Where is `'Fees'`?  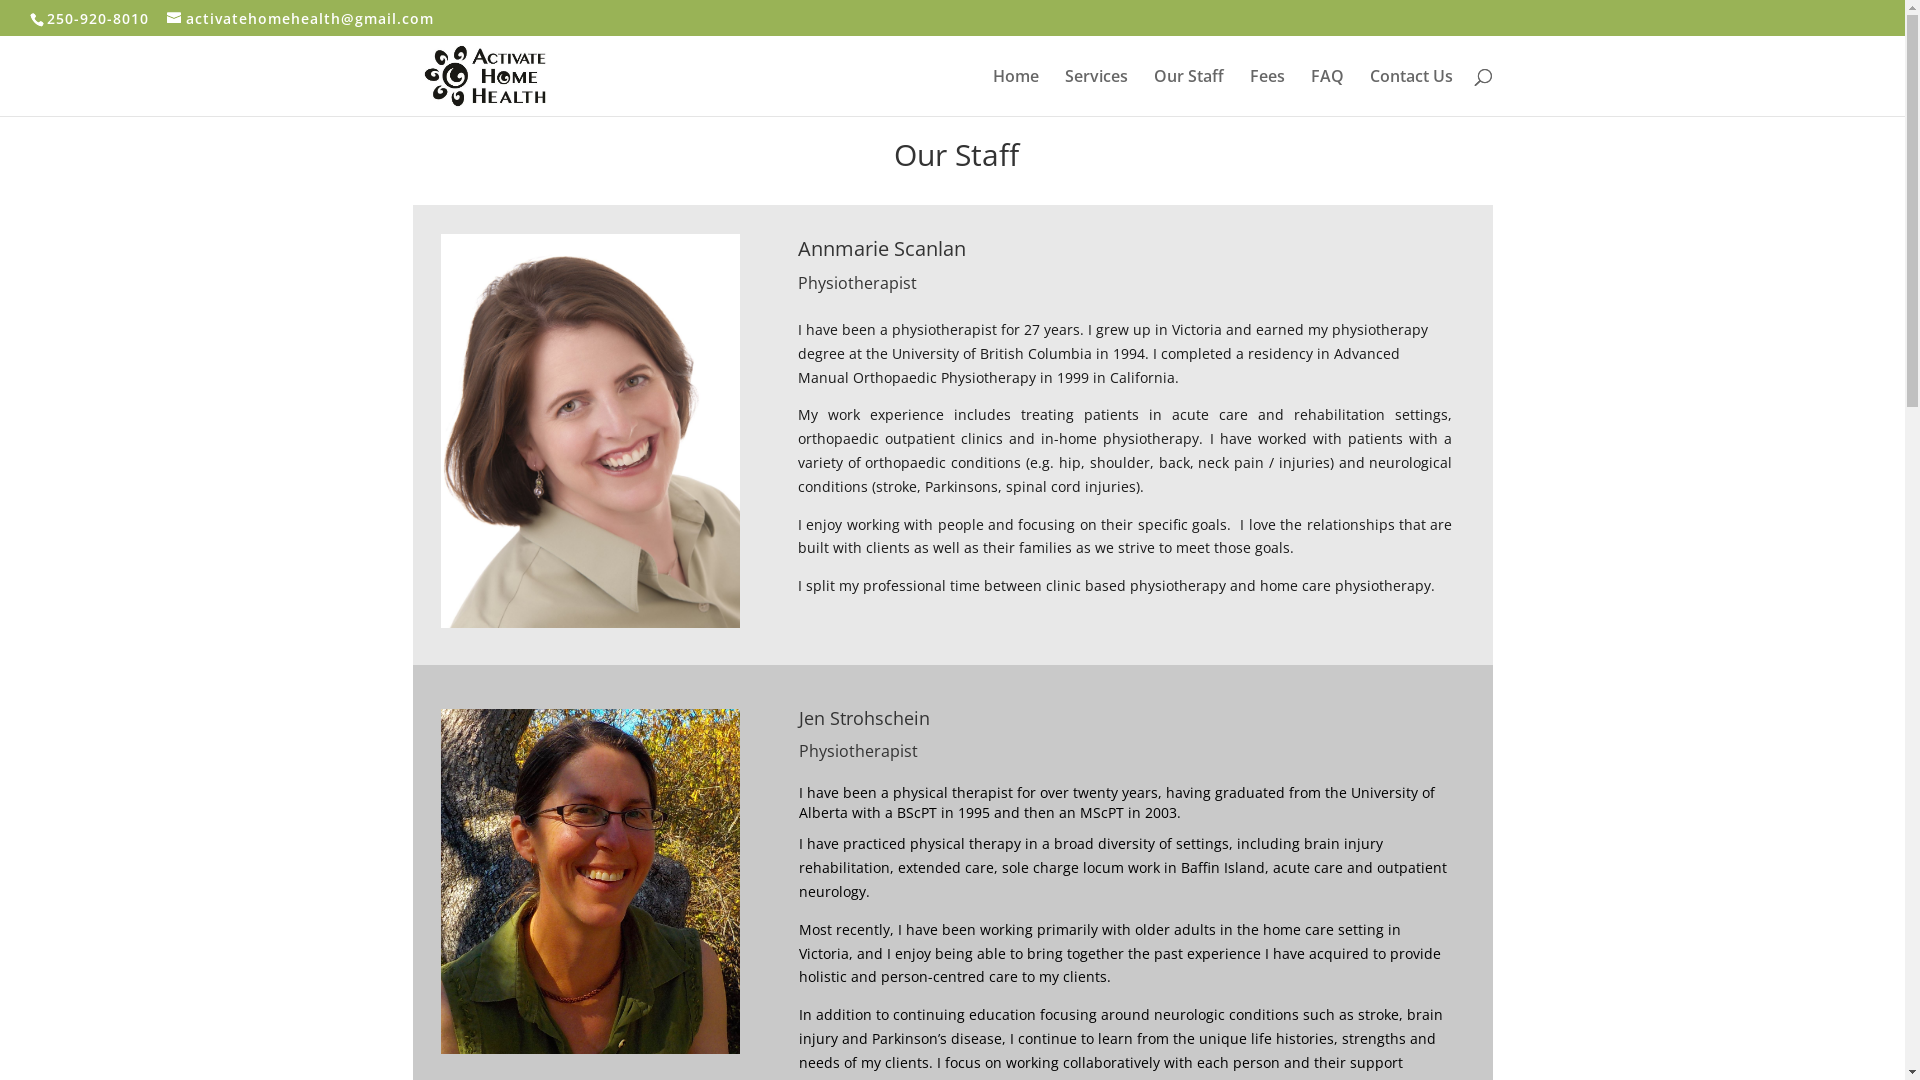 'Fees' is located at coordinates (1248, 92).